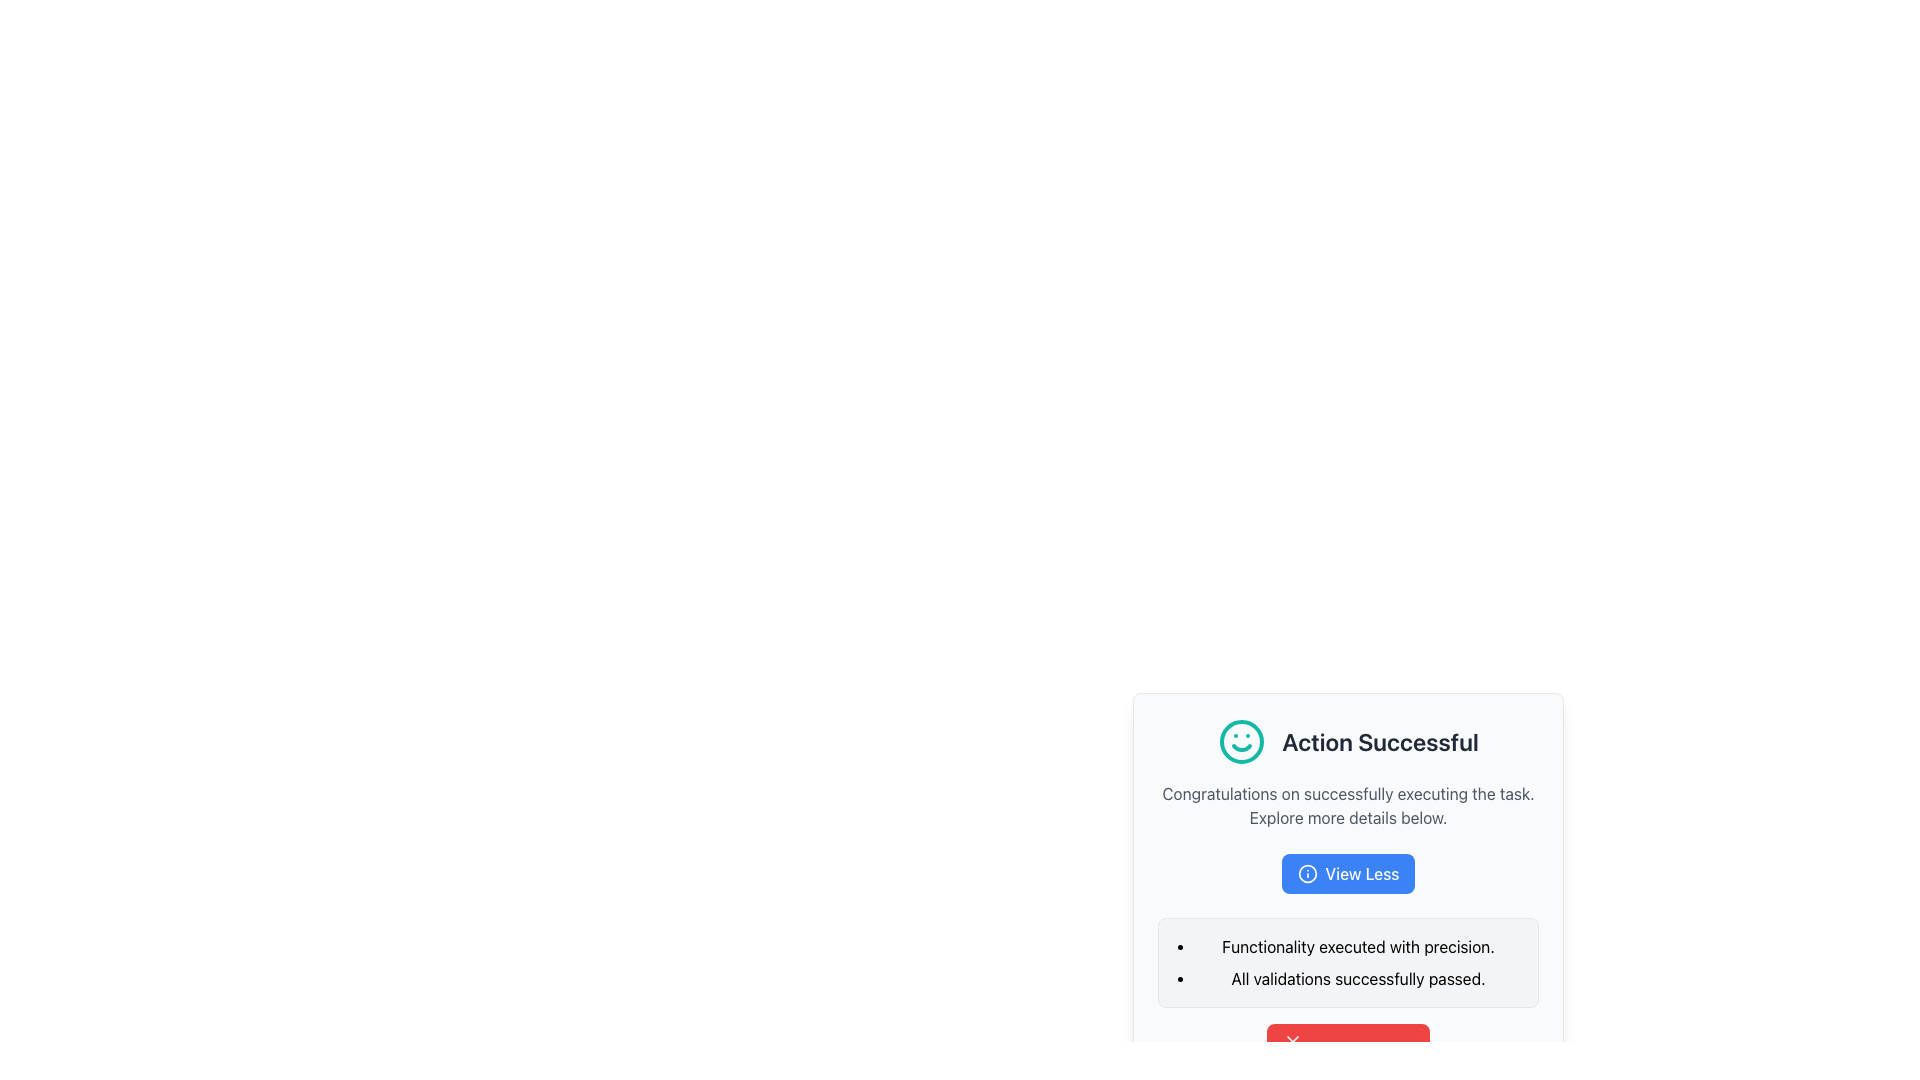  Describe the element at coordinates (1358, 978) in the screenshot. I see `the static text element displaying 'All validations successfully passed.' which is the second item in the bullet list under the header 'Action Successful'` at that location.